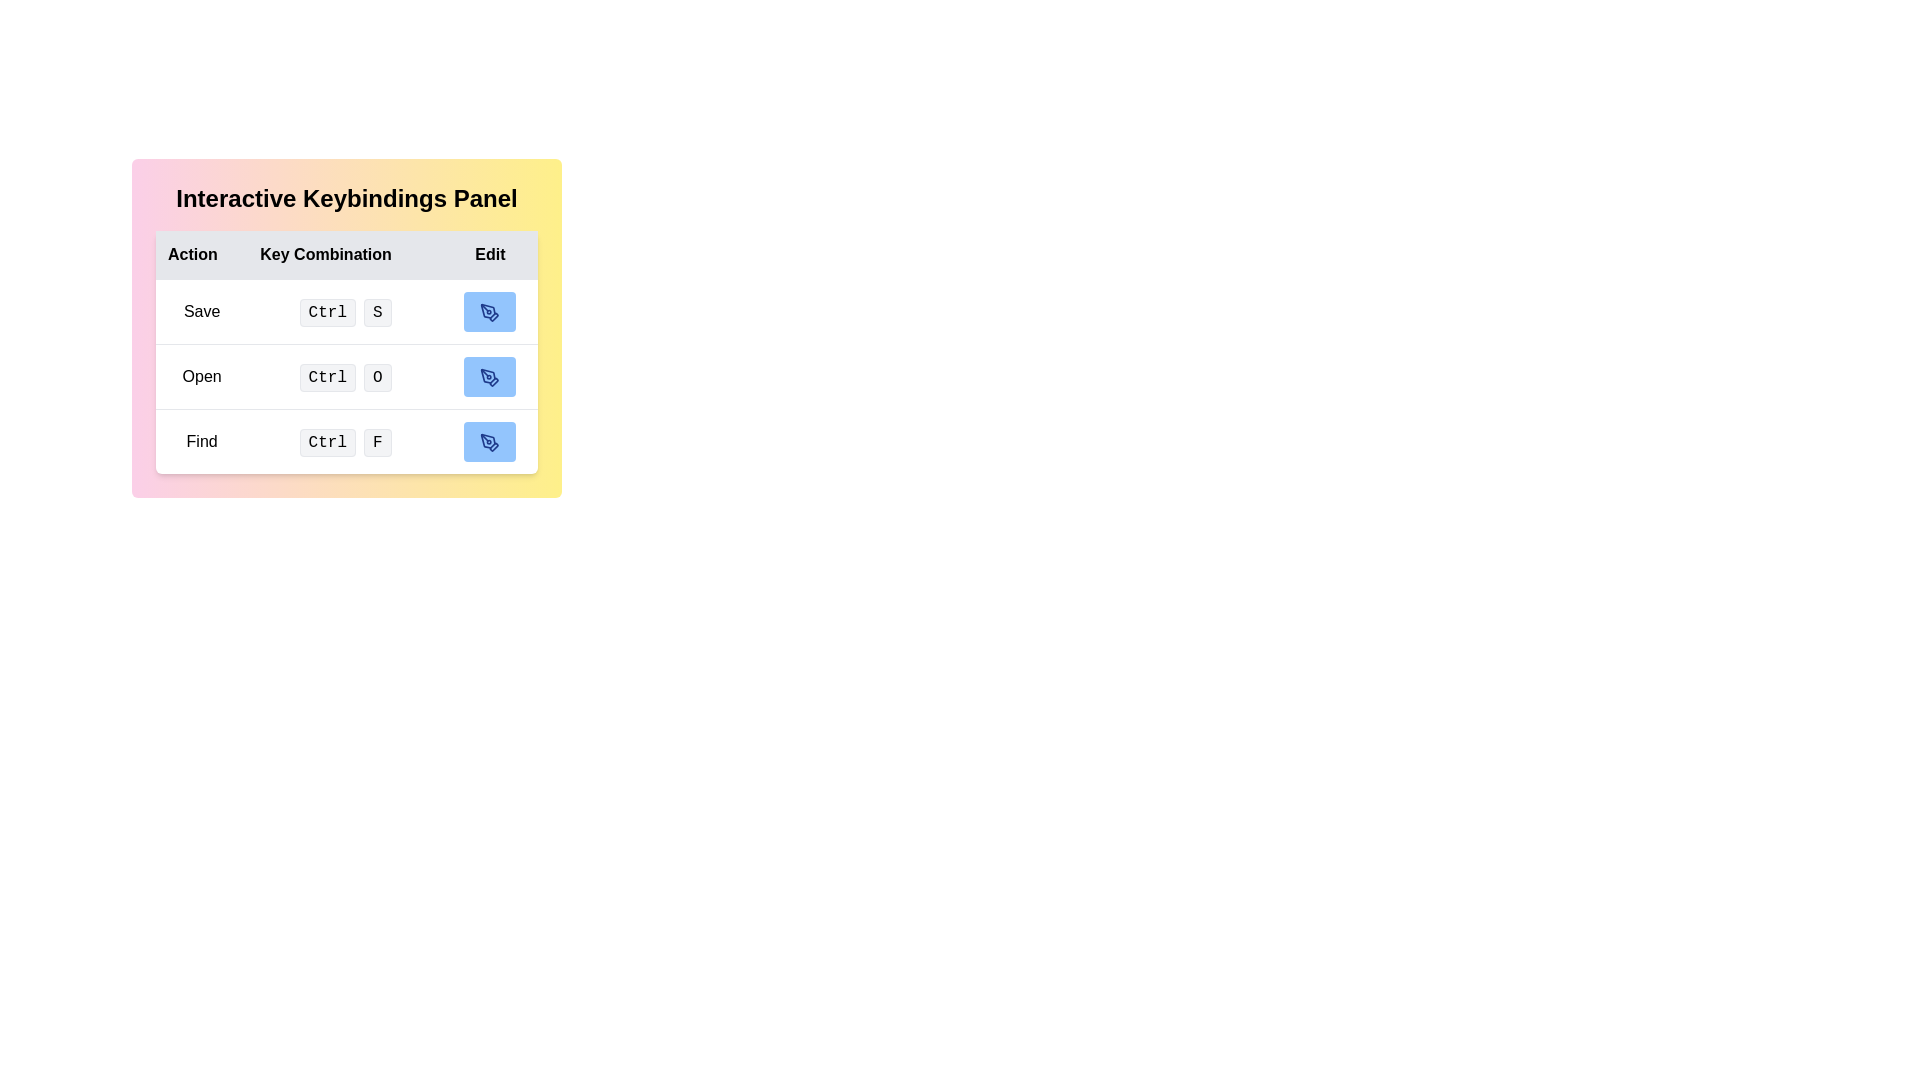  Describe the element at coordinates (490, 377) in the screenshot. I see `the edit button in the last column of the table associated with the 'Open' action` at that location.